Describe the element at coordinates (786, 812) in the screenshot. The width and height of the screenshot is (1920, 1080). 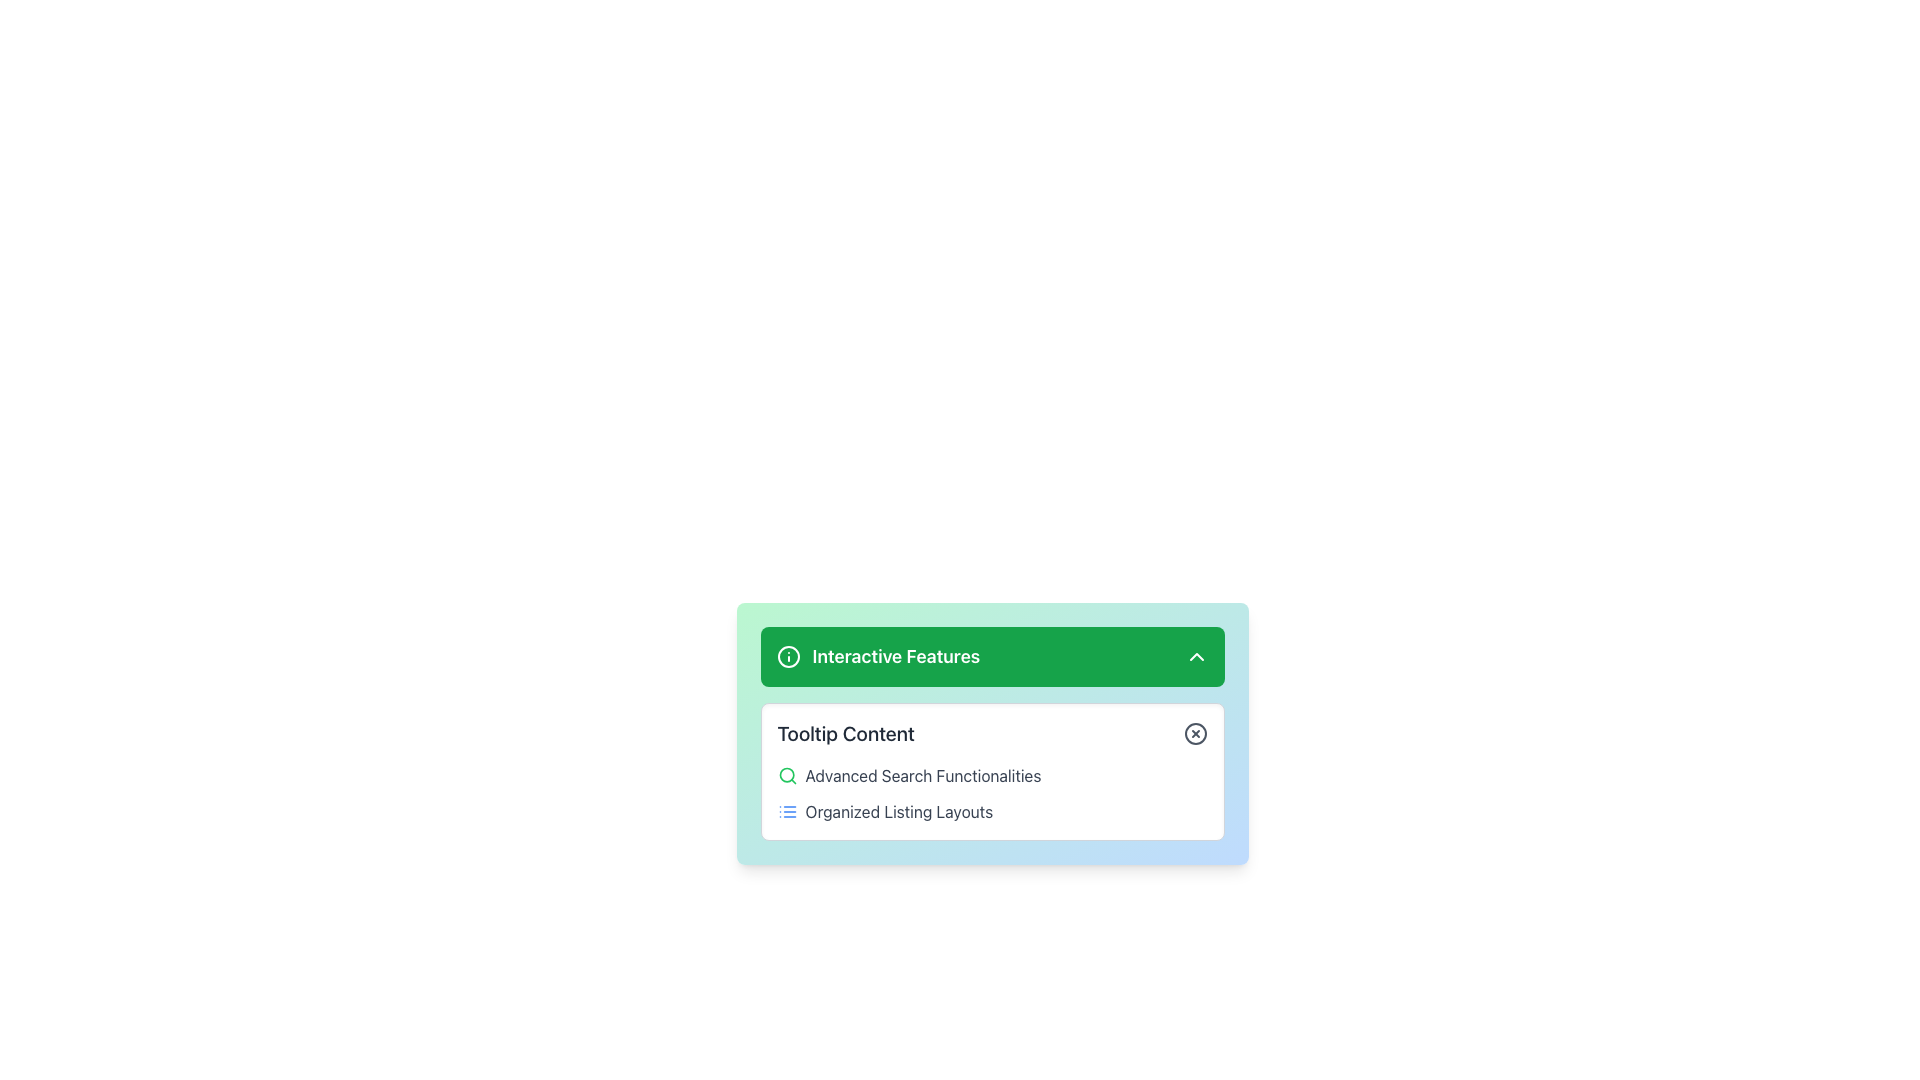
I see `icon representing 'Organized Listing Layouts', located to the left of the text 'Organized Listing Layouts' in the tooltip content section under the green header 'Interactive Features'` at that location.